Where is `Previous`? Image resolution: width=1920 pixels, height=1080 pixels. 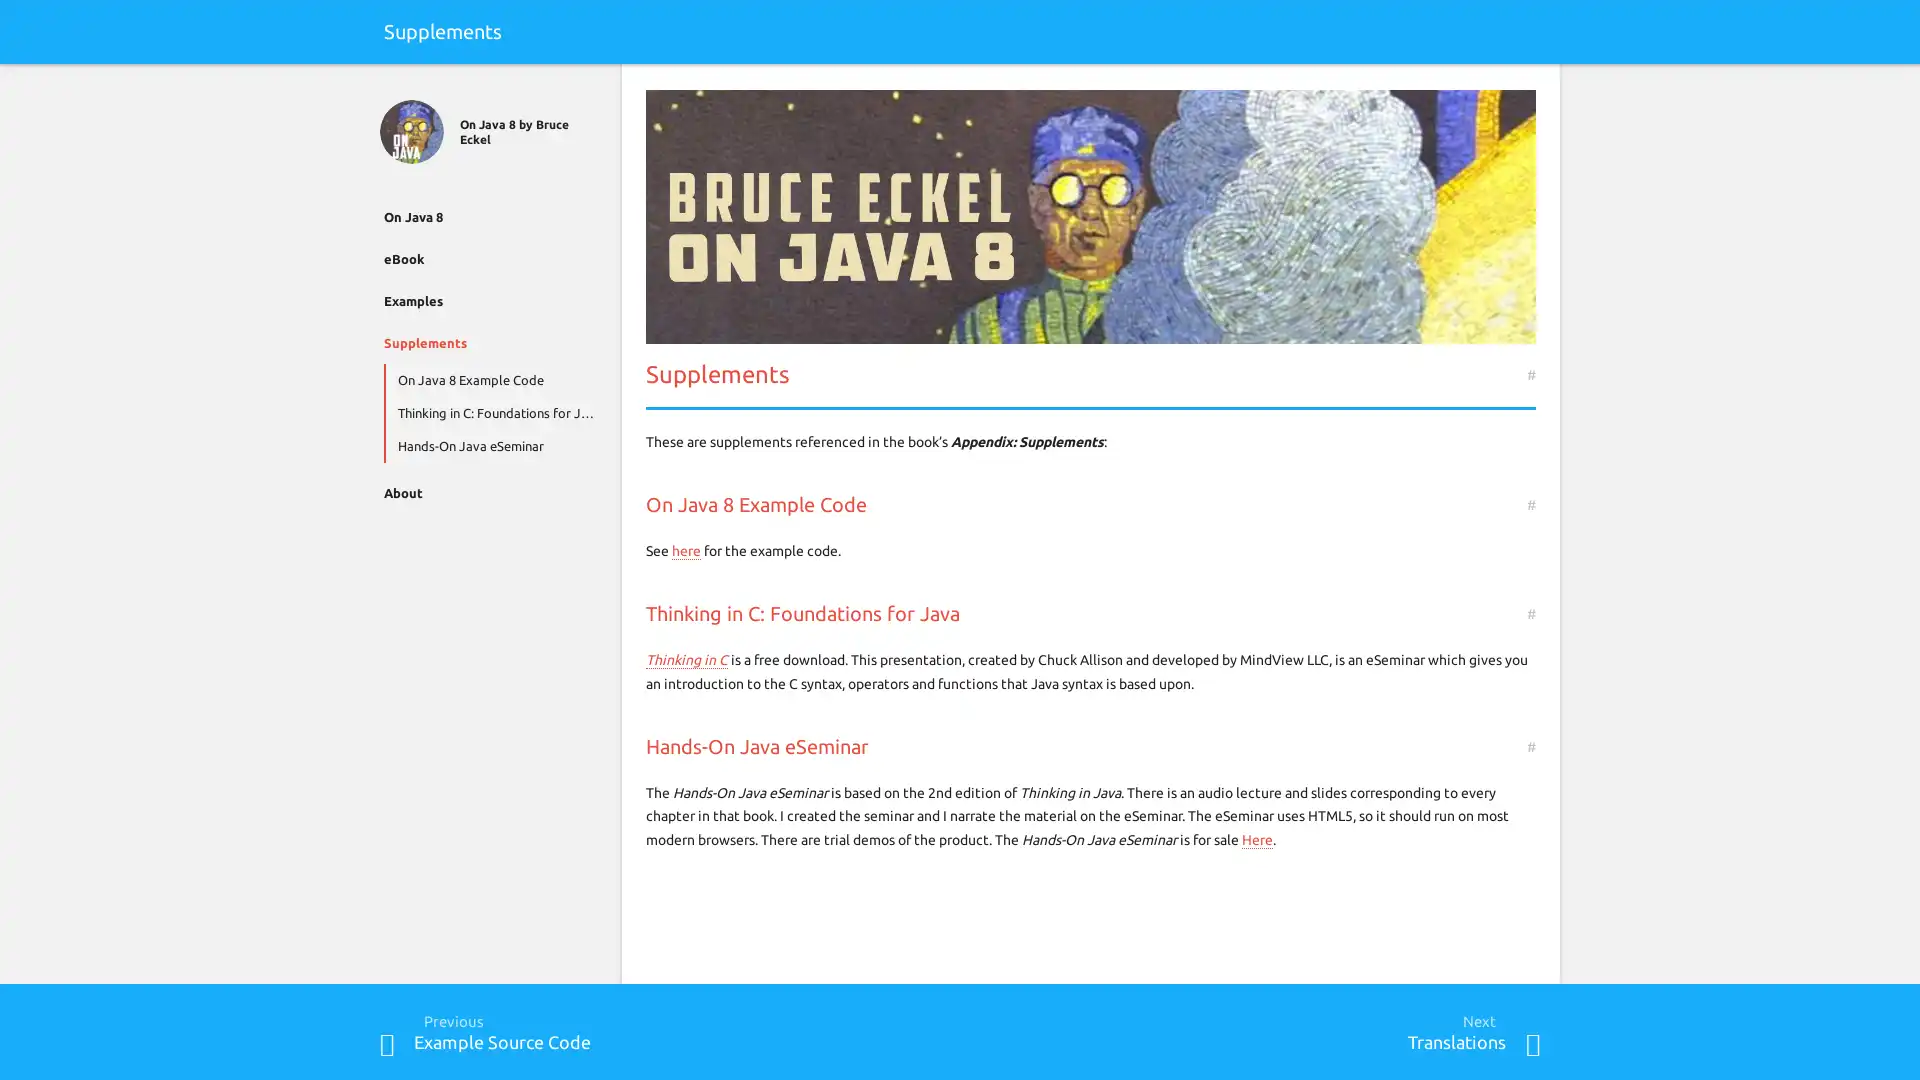
Previous is located at coordinates (387, 1043).